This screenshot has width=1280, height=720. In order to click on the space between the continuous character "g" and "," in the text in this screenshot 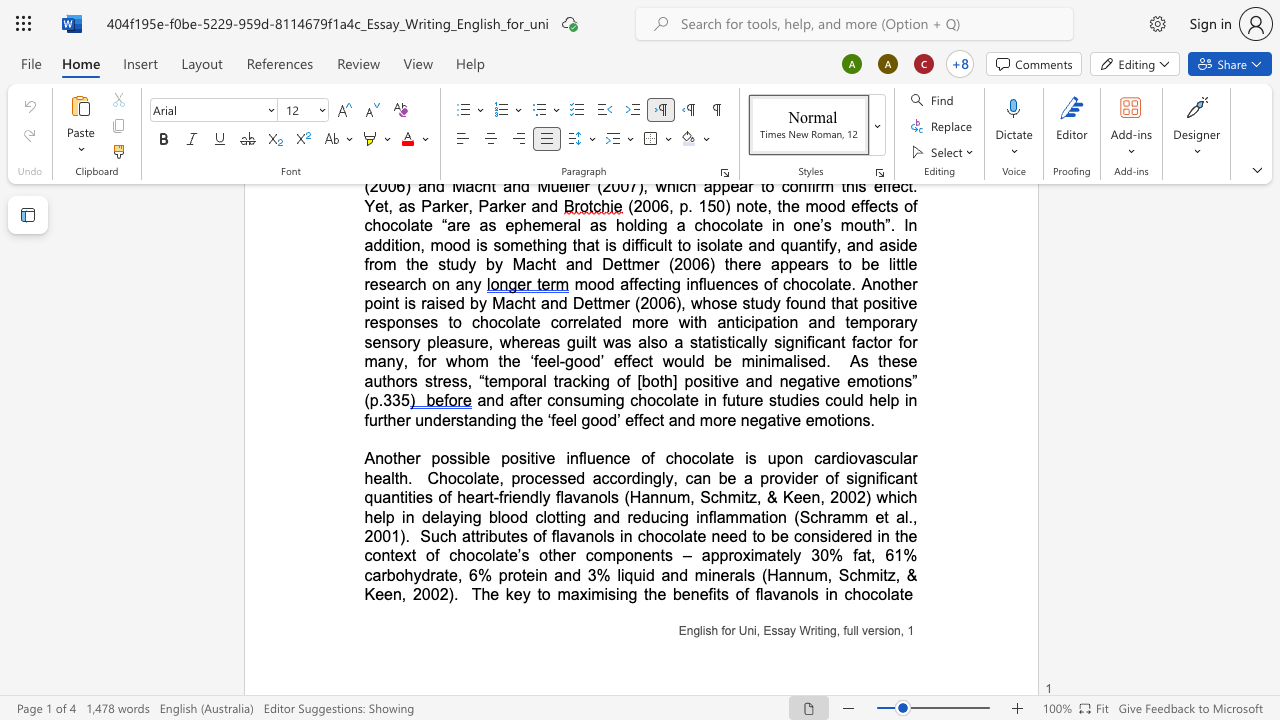, I will do `click(835, 631)`.